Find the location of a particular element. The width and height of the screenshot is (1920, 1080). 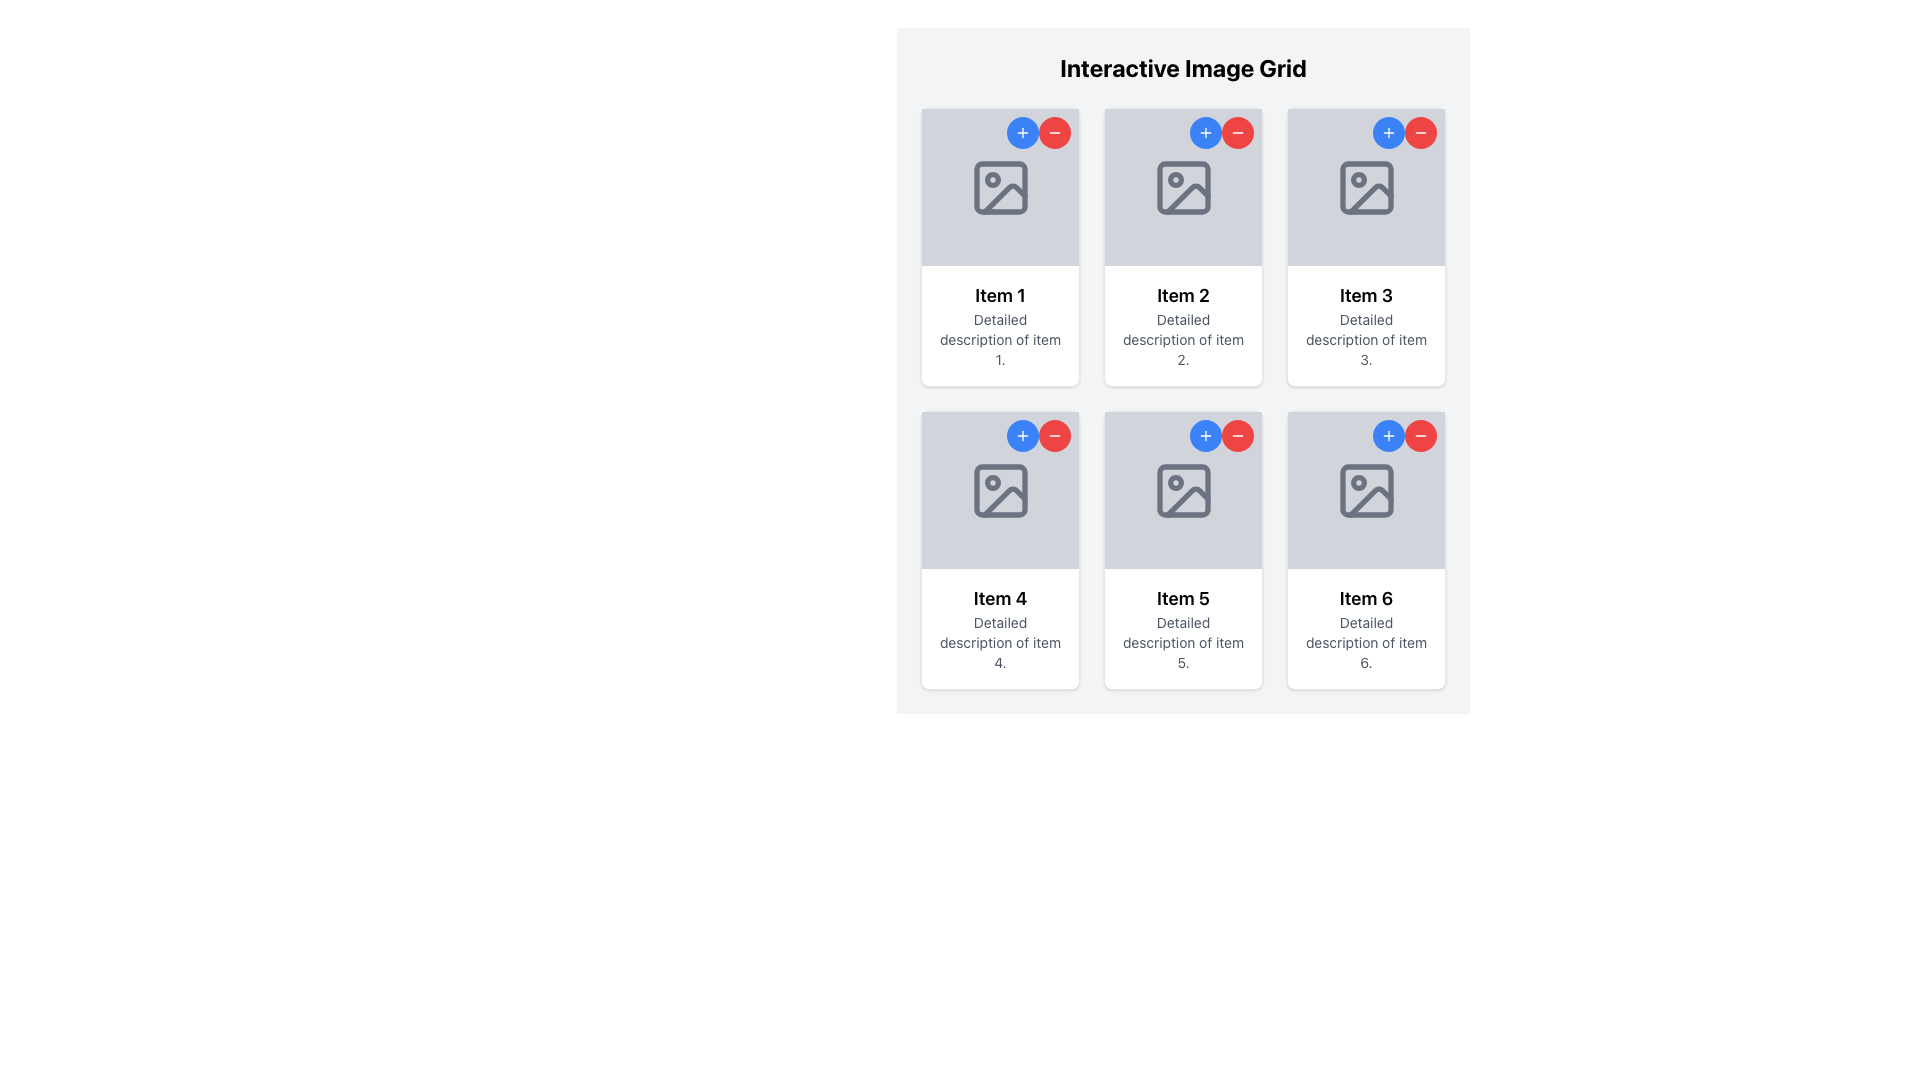

properties of the decorative shape within the SVG graphic located in the top-left corner of the interactive grid by using the developer tools is located at coordinates (1000, 187).